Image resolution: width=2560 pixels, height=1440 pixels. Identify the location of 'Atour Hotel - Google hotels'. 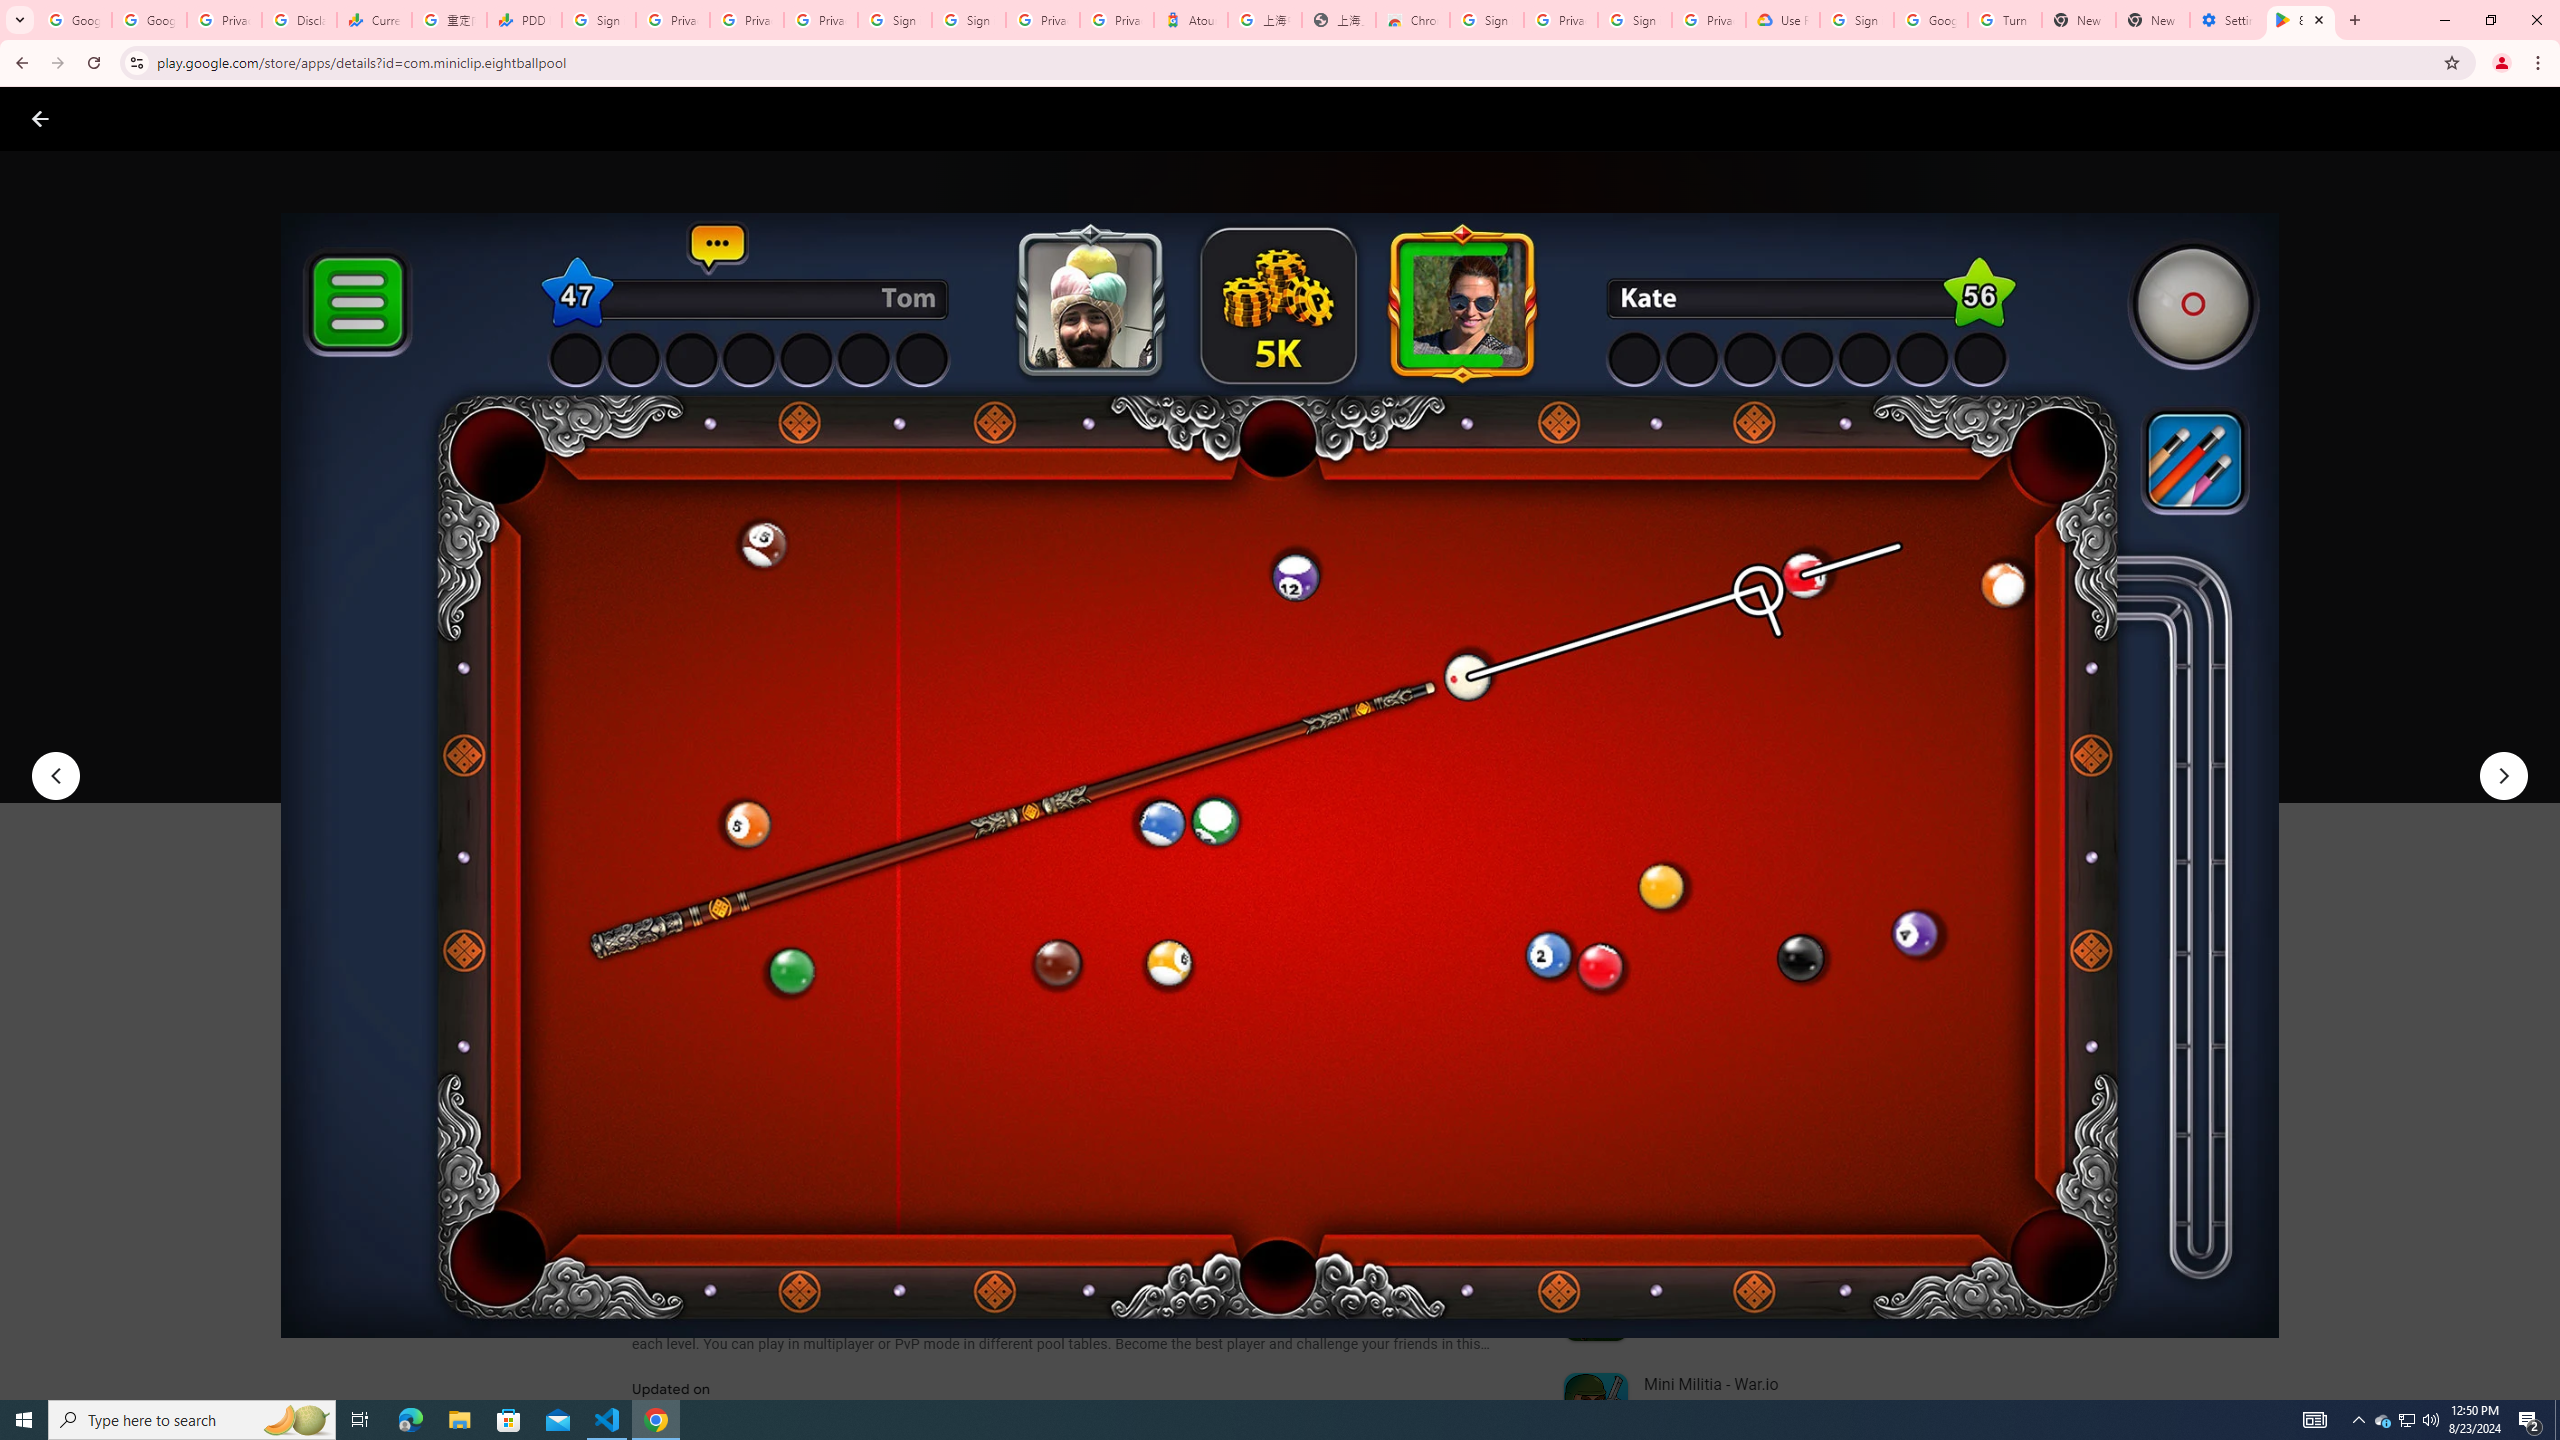
(1190, 19).